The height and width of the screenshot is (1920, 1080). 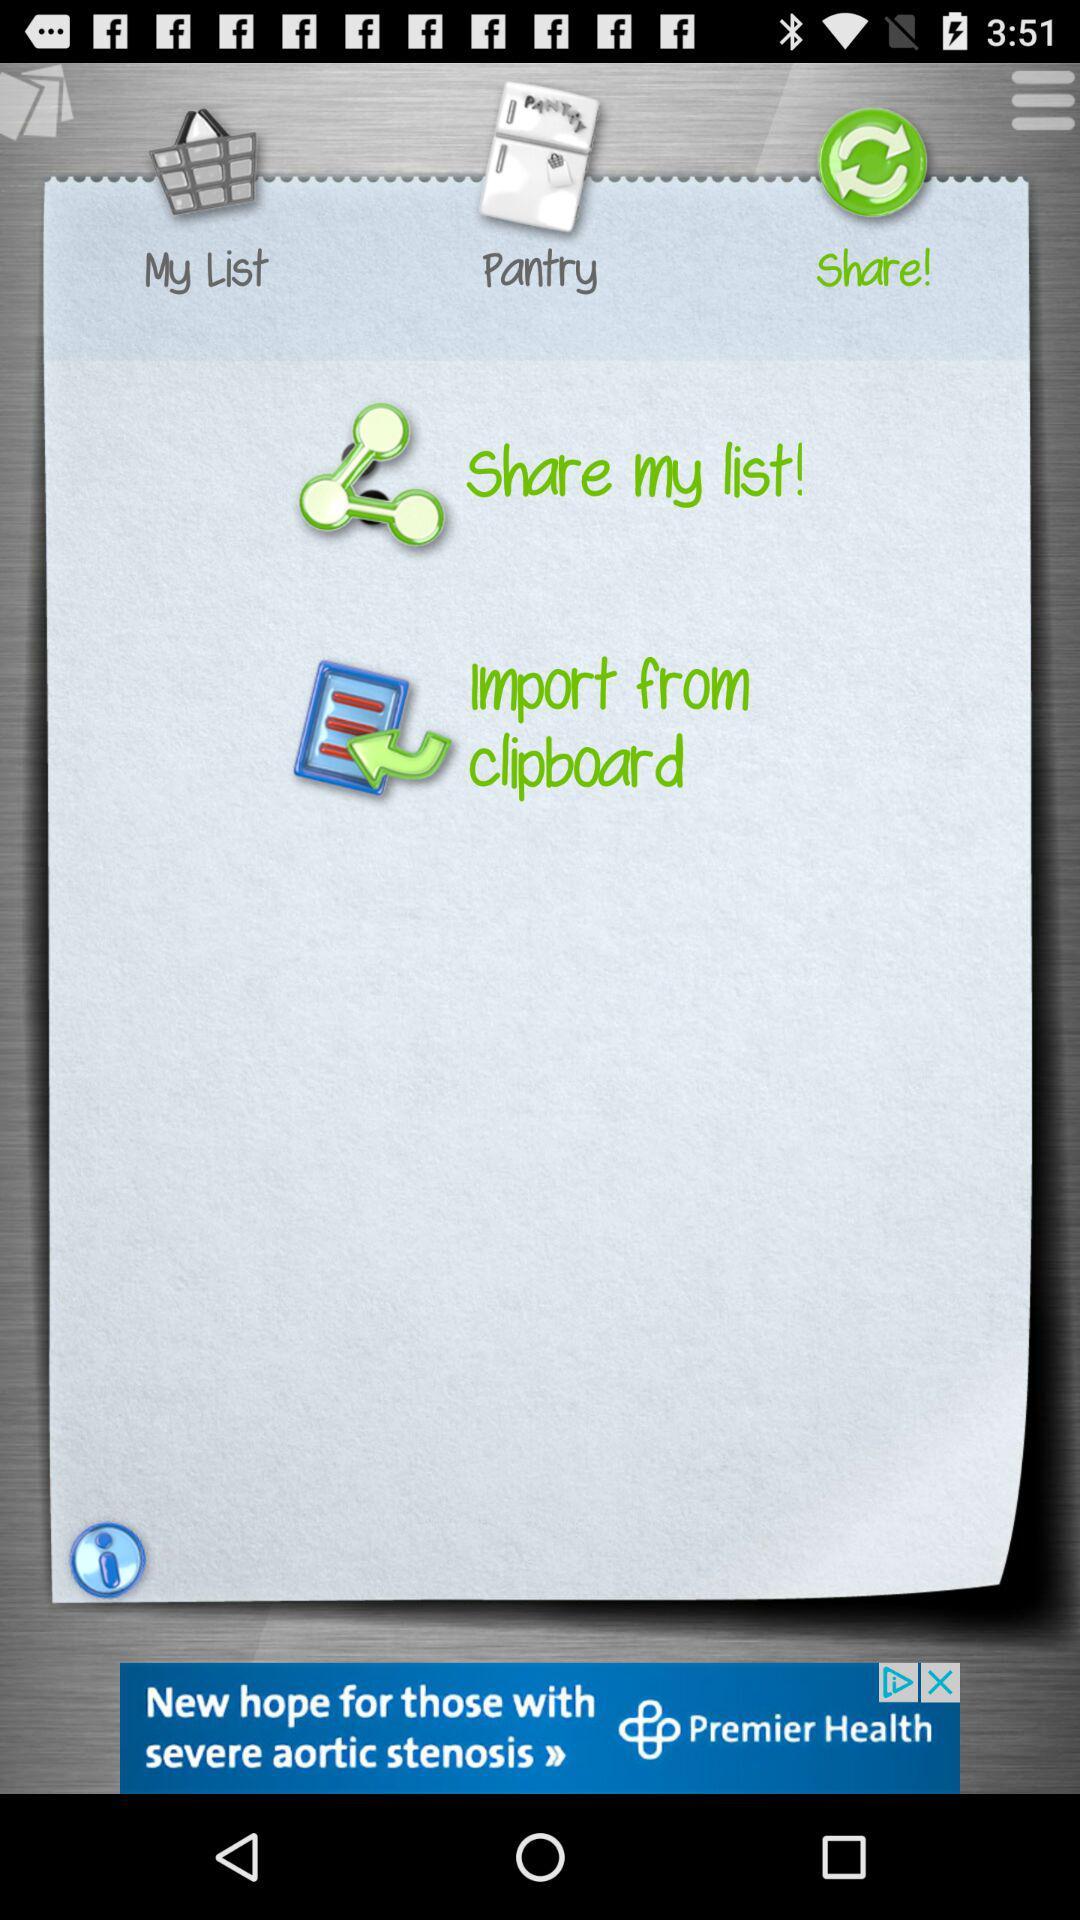 I want to click on the info icon, so click(x=104, y=1669).